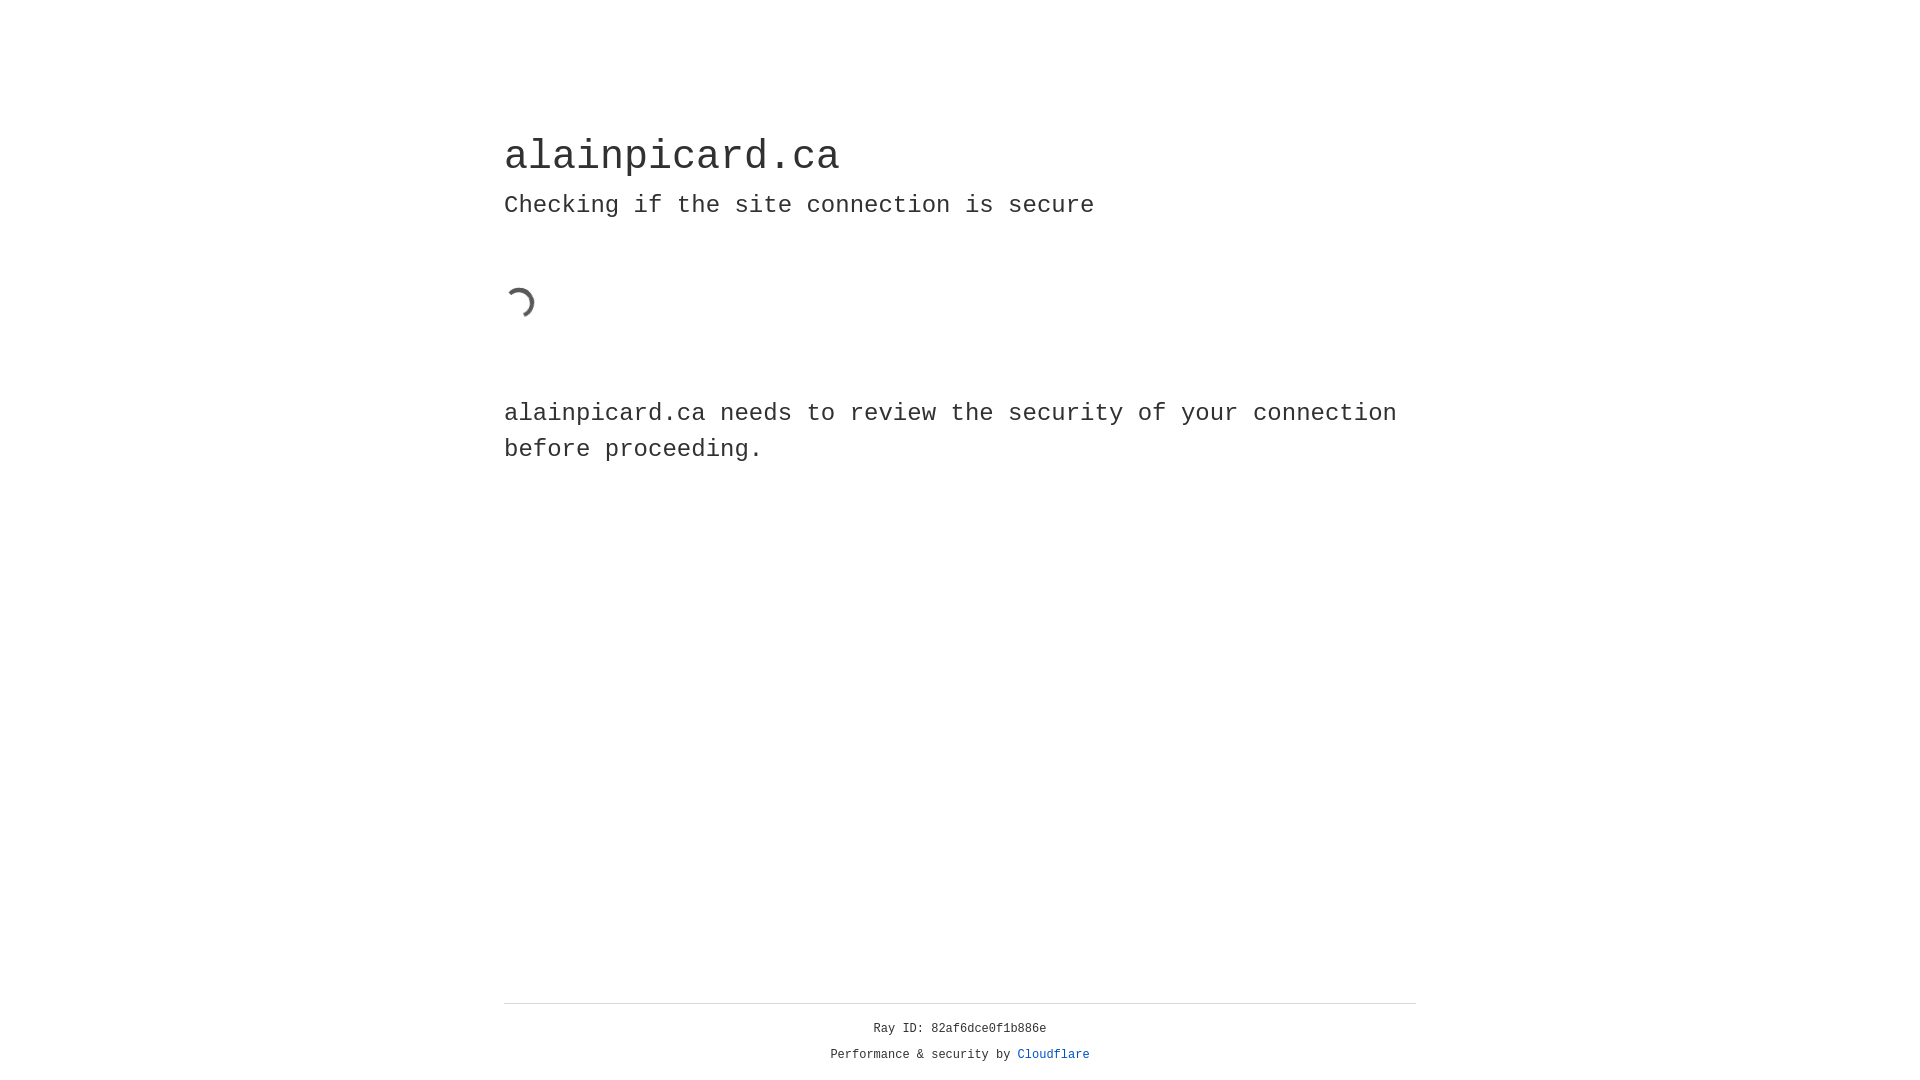 The image size is (1920, 1080). What do you see at coordinates (1053, 1054) in the screenshot?
I see `'Cloudflare'` at bounding box center [1053, 1054].